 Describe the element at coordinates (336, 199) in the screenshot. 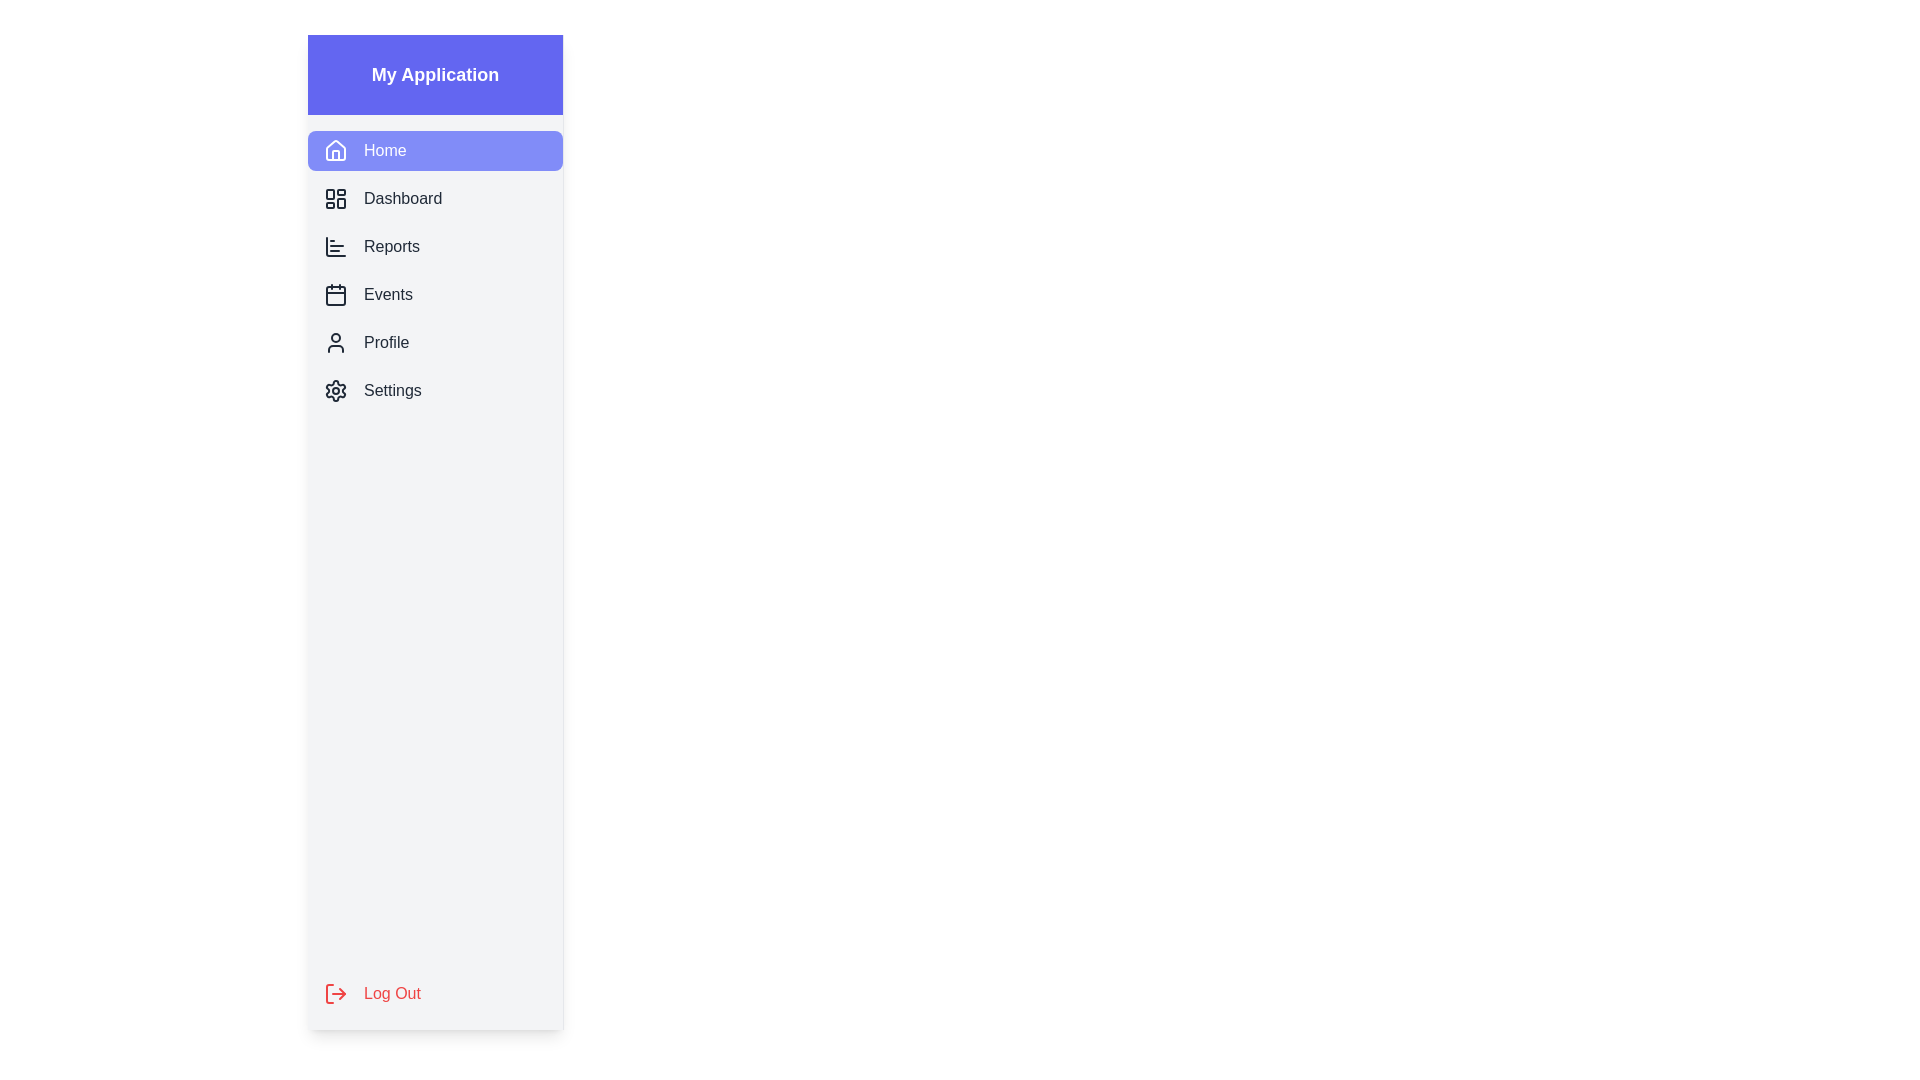

I see `the dashboard icon located to the left of the 'Dashboard' text in the second menu item of the vertical navigation panel` at that location.